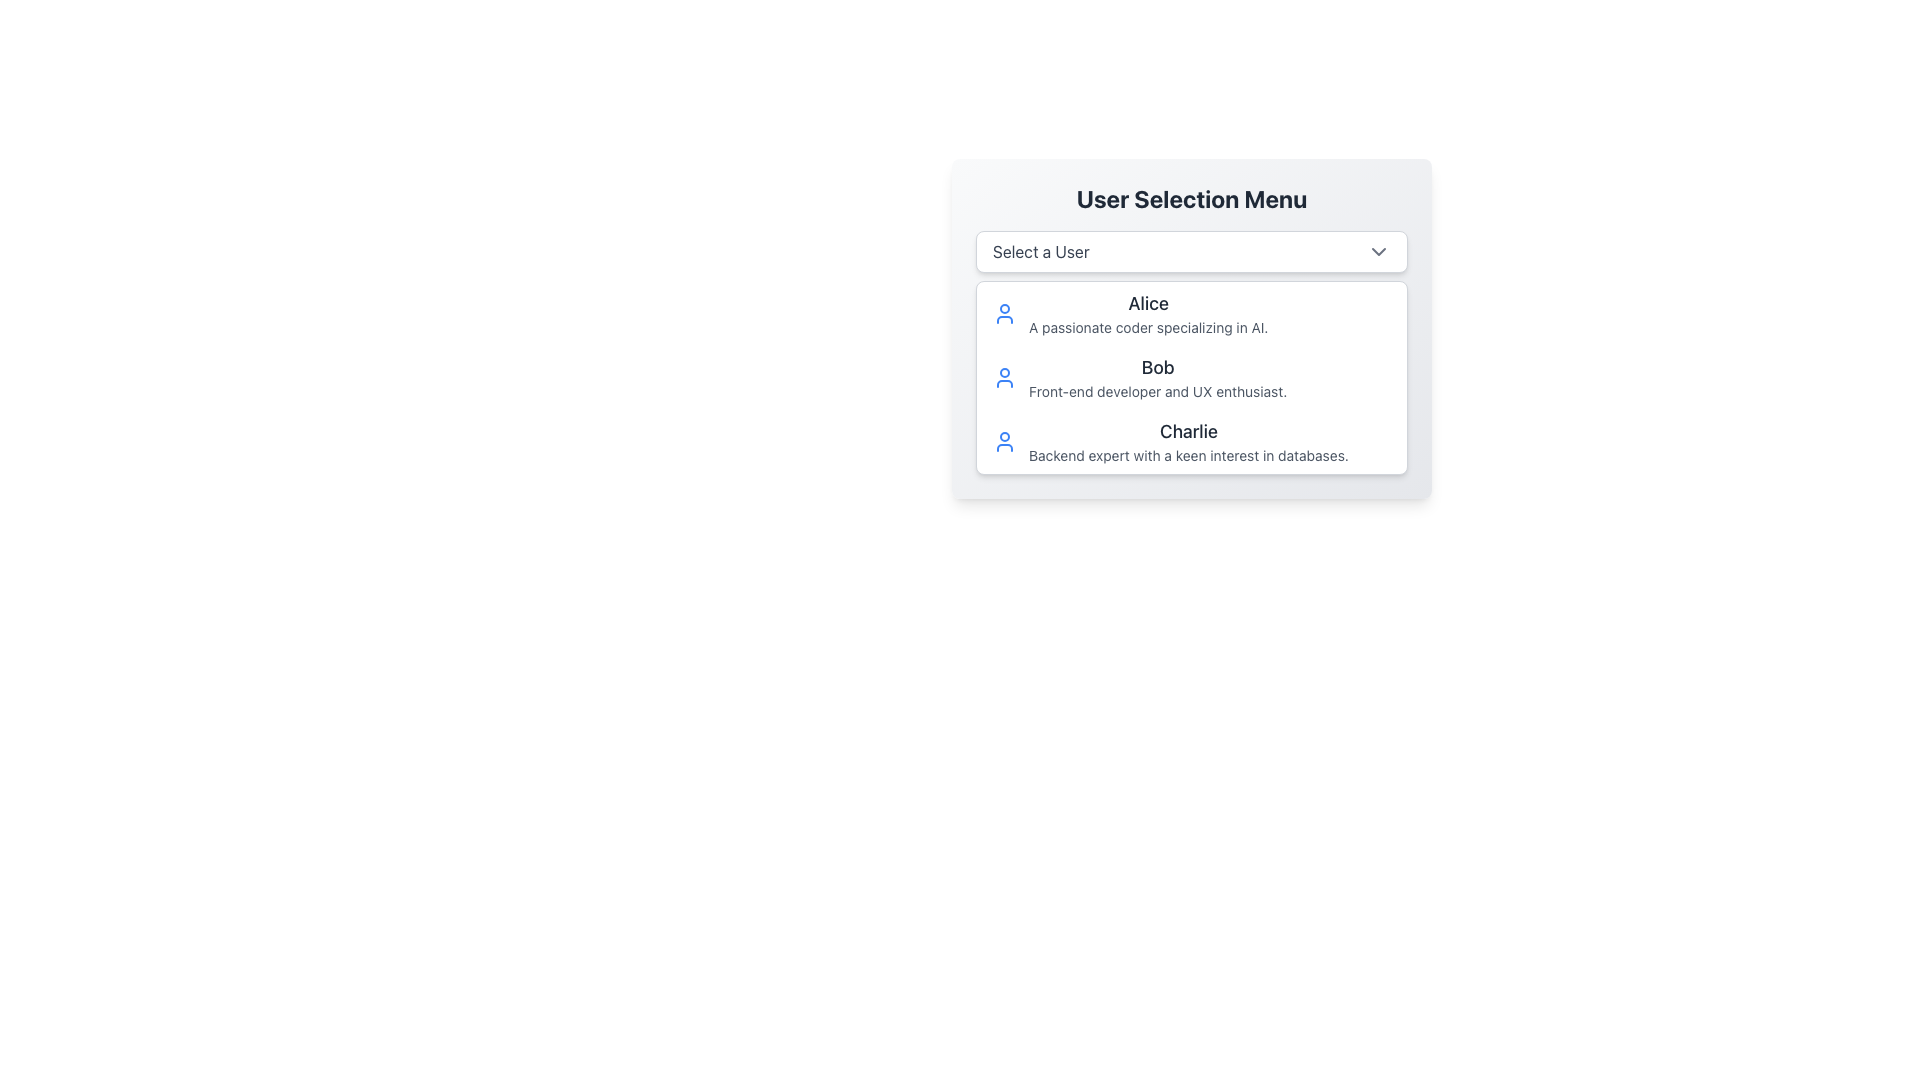 This screenshot has width=1920, height=1080. Describe the element at coordinates (1188, 455) in the screenshot. I see `the text label styled in a smaller font size with gray color that contains the text 'Backend expert with a keen interest in databases.' This label is located immediately below the name 'Charlie' in the third user entry of a vertically arranged user selection list` at that location.